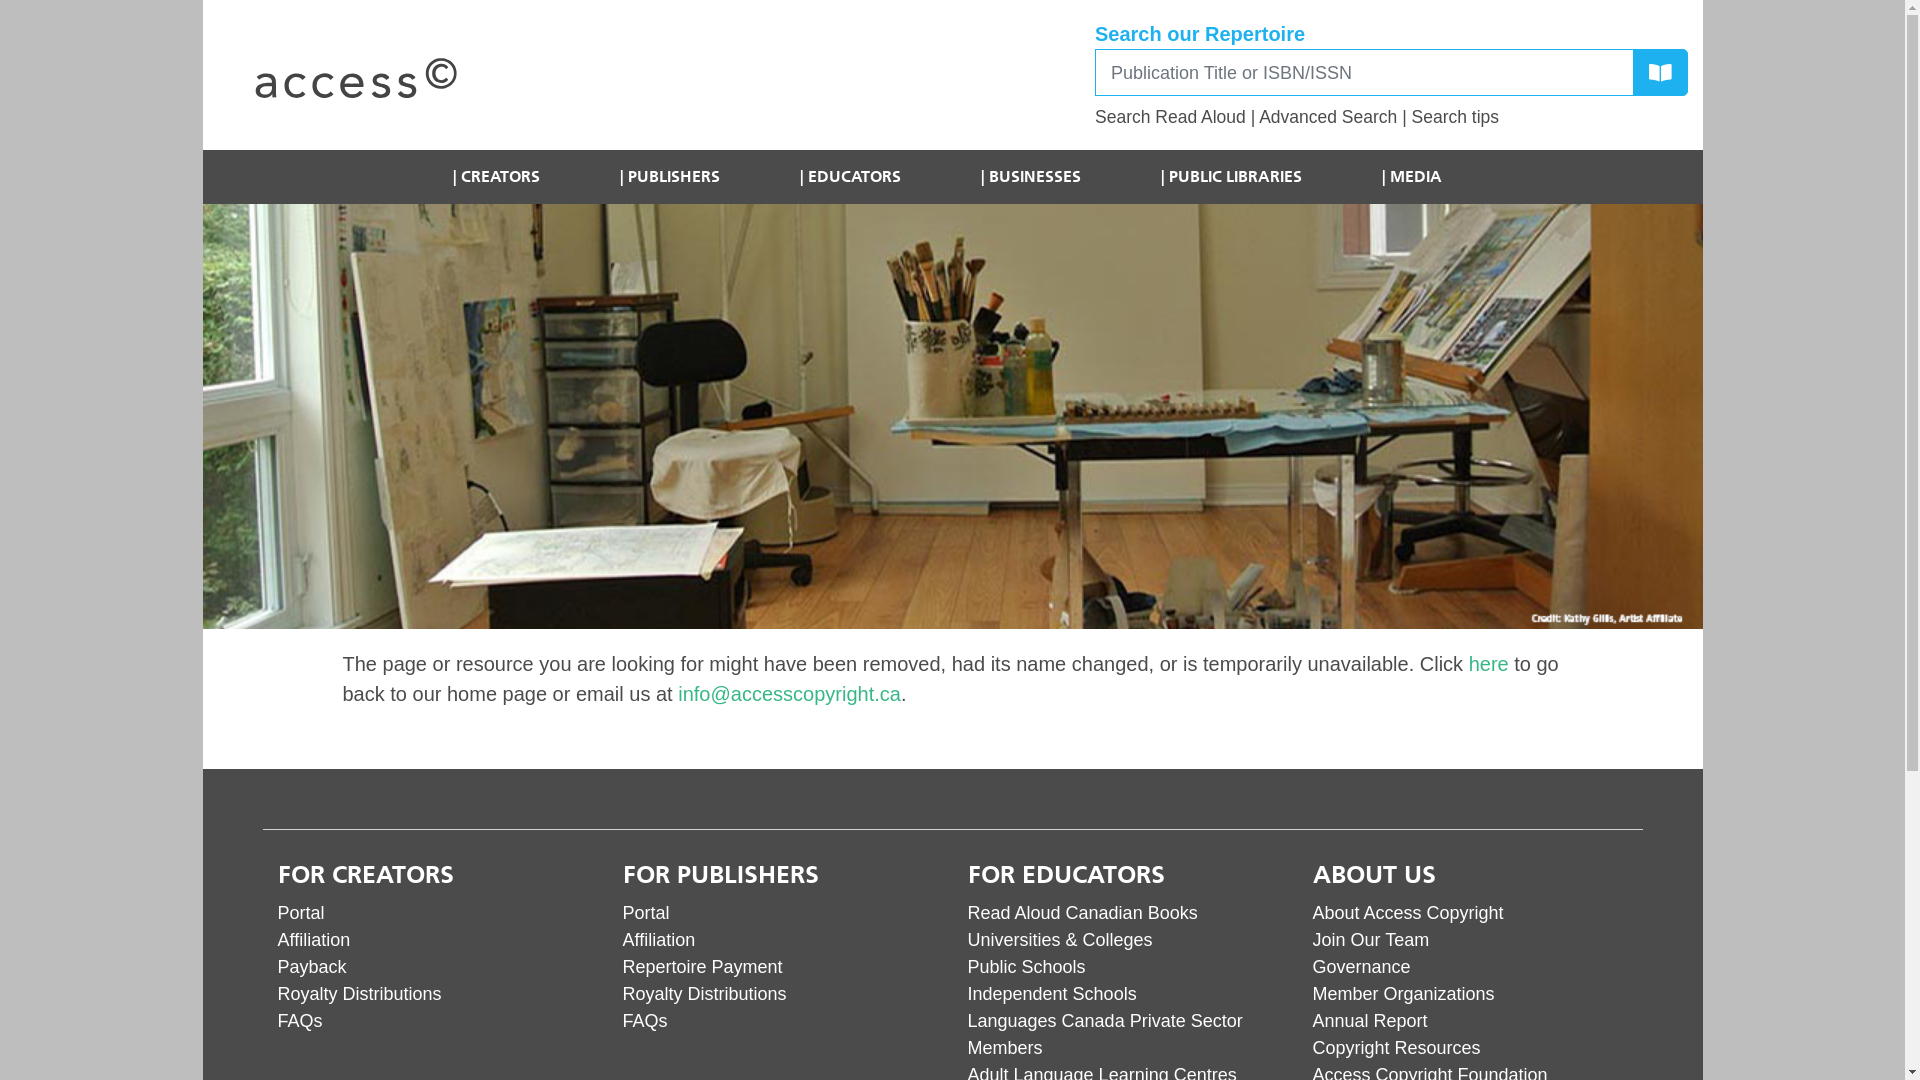 The width and height of the screenshot is (1920, 1080). What do you see at coordinates (1368, 1021) in the screenshot?
I see `'Annual Report'` at bounding box center [1368, 1021].